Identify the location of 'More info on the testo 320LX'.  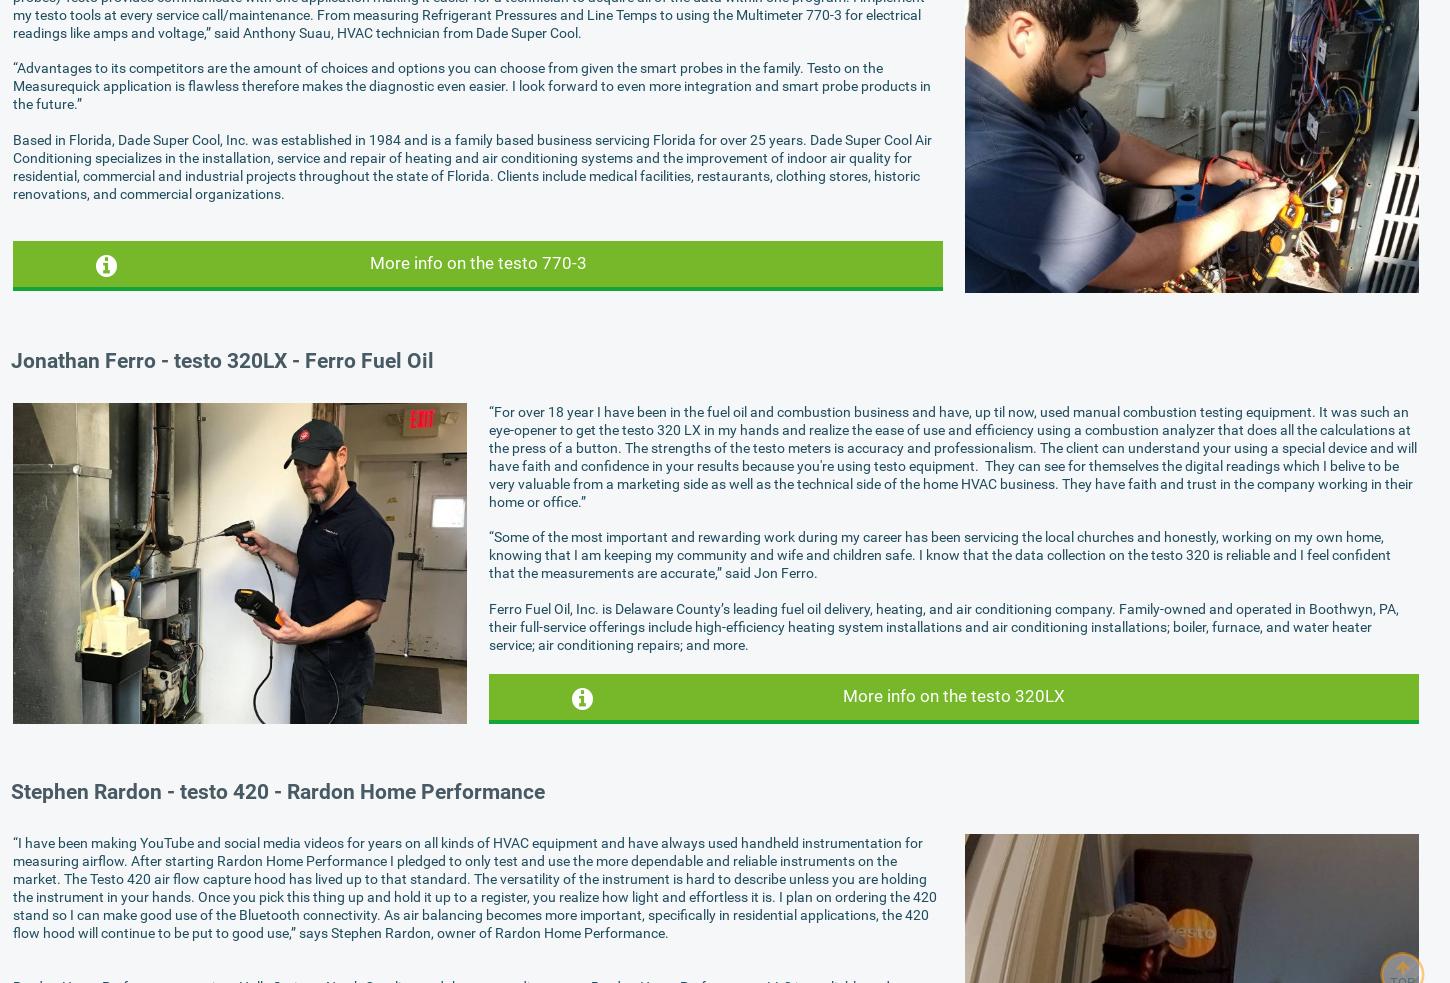
(952, 693).